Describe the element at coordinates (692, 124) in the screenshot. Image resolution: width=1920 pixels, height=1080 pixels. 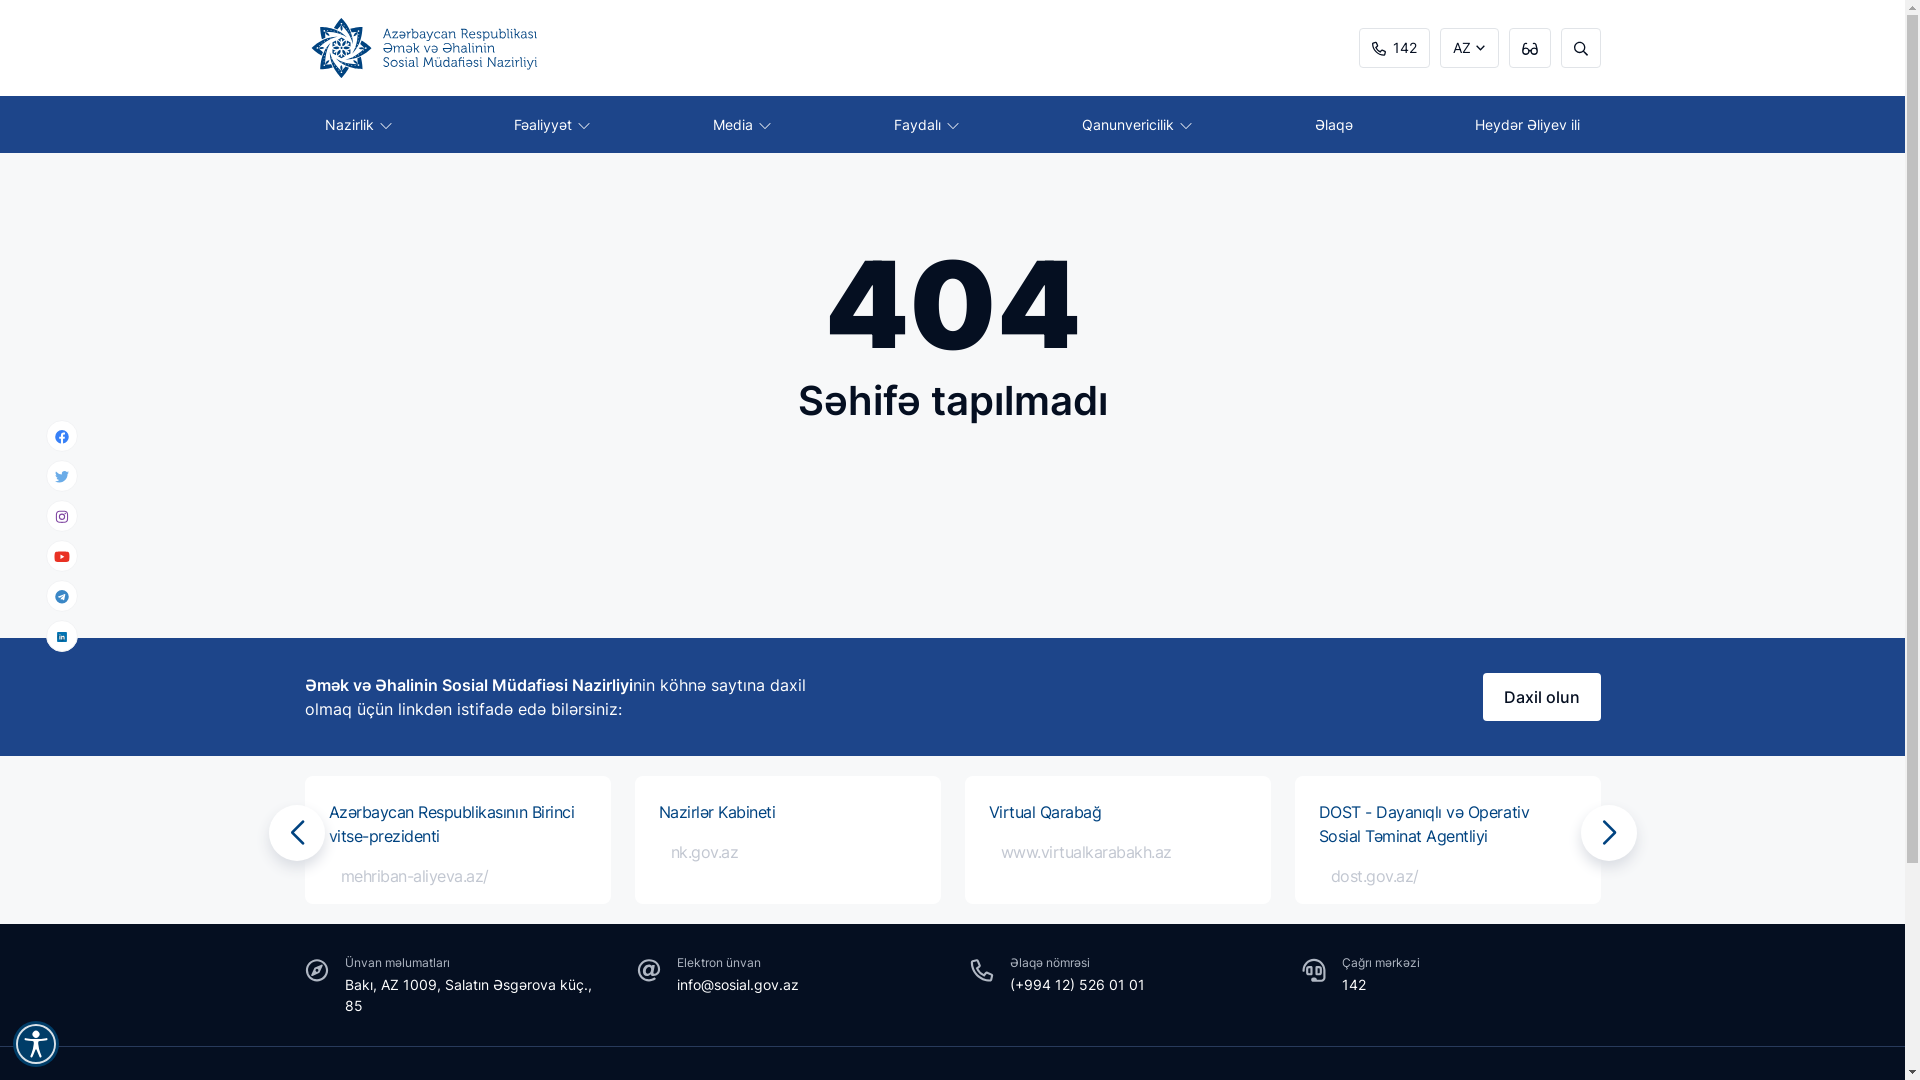
I see `'Media'` at that location.